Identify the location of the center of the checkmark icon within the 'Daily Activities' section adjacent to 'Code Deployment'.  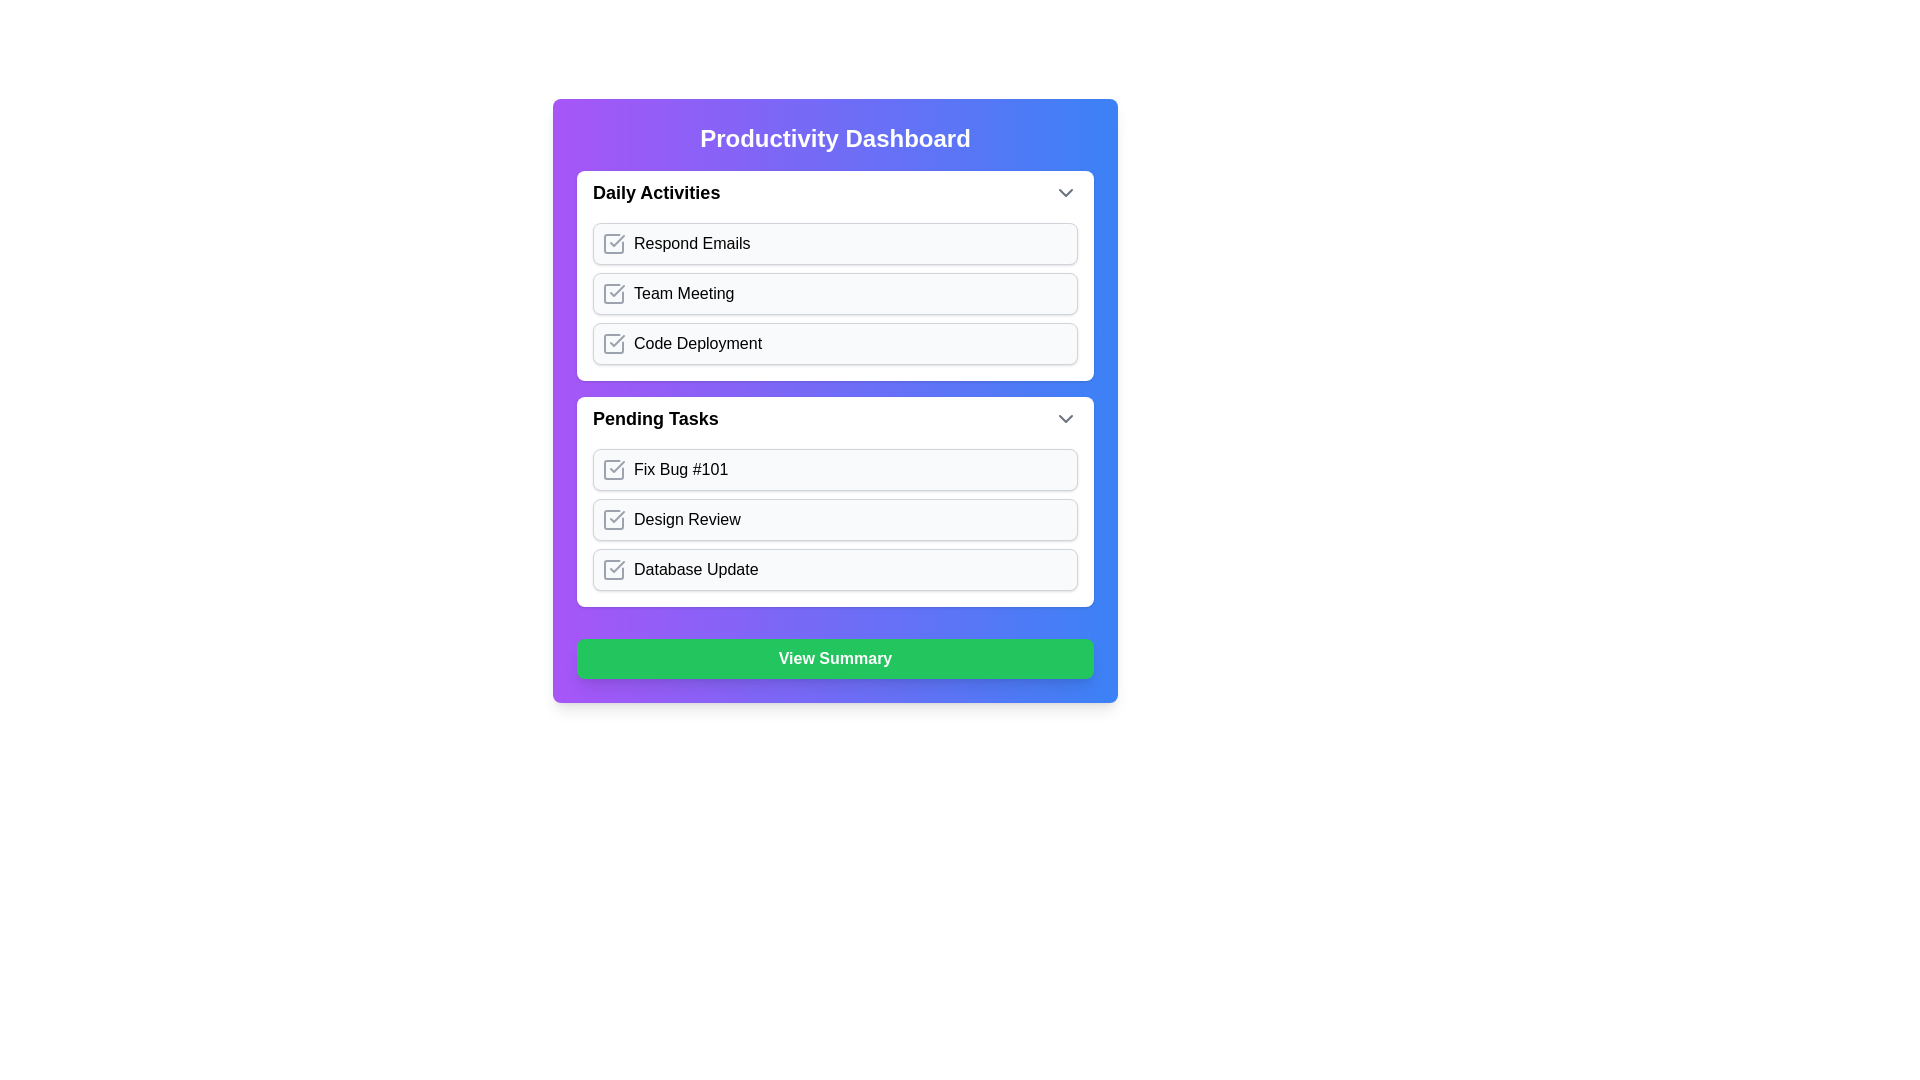
(616, 339).